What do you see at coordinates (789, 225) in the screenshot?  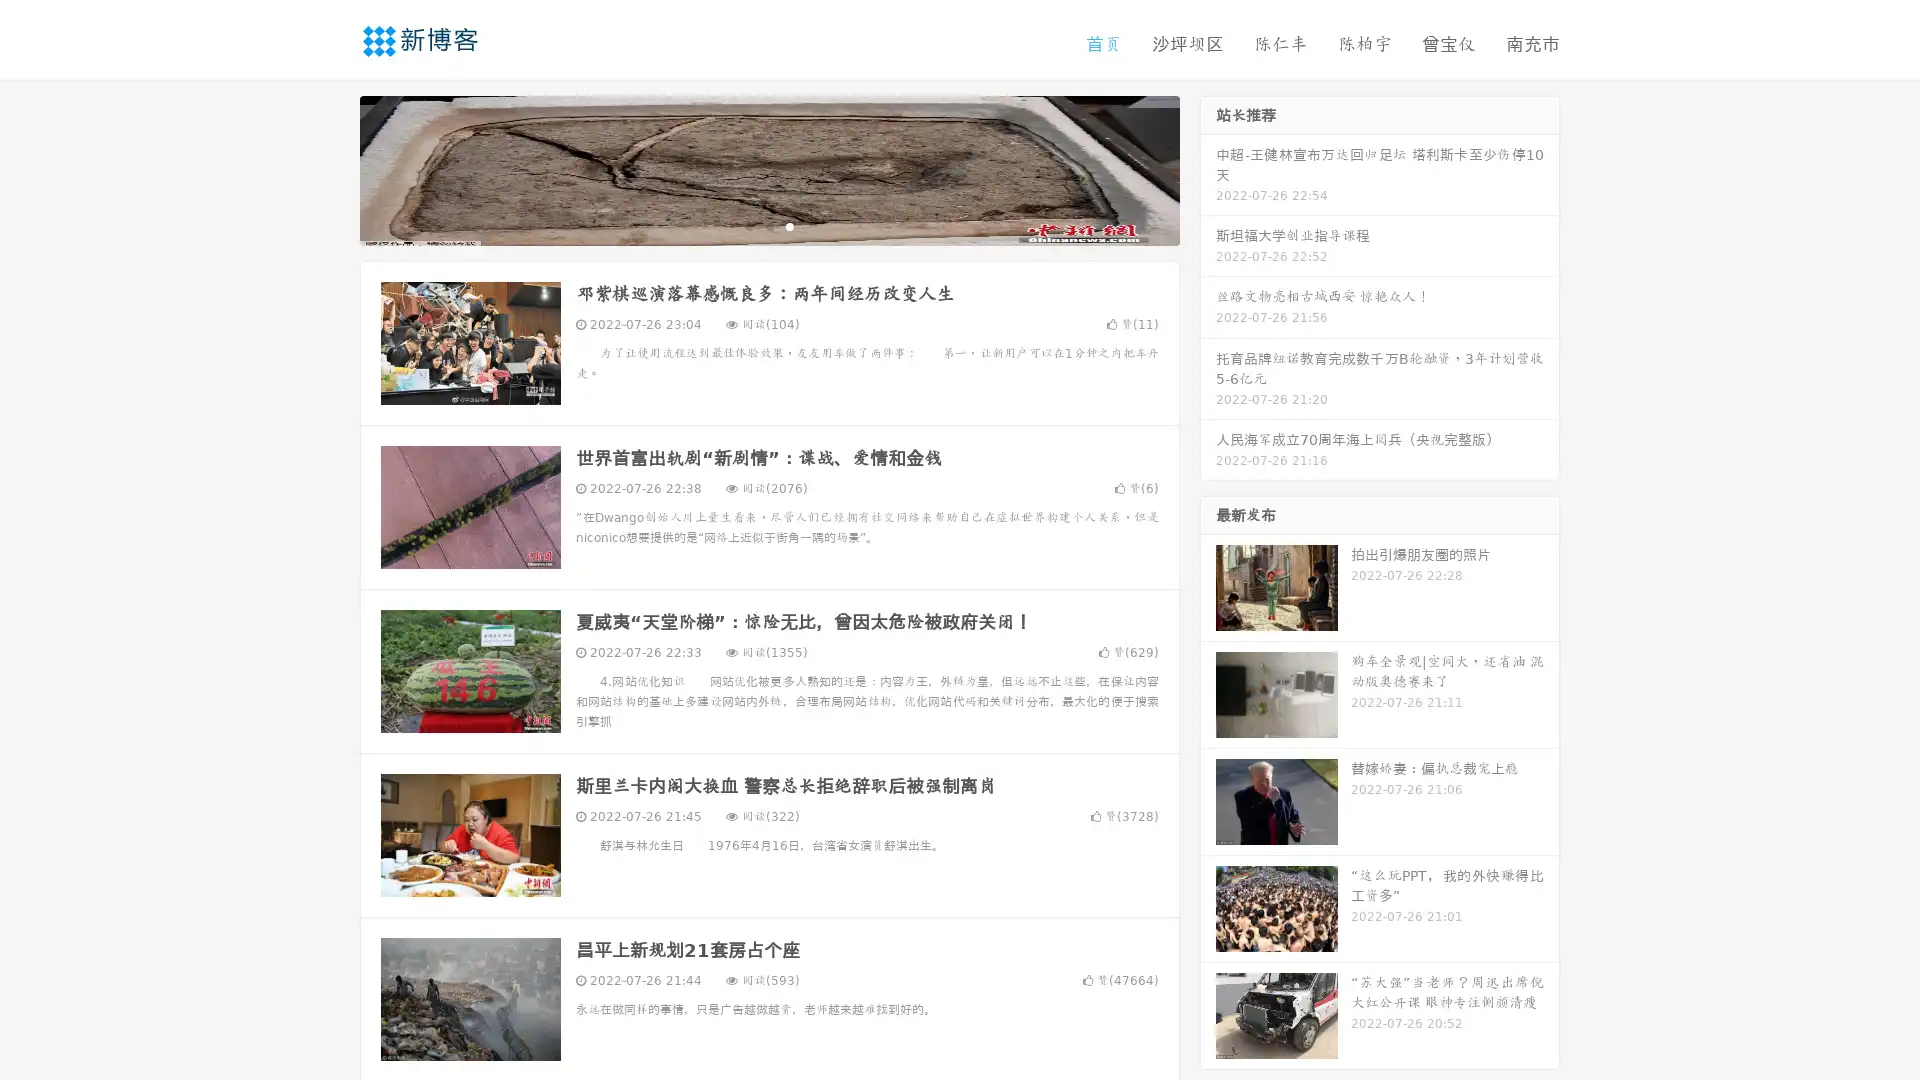 I see `Go to slide 3` at bounding box center [789, 225].